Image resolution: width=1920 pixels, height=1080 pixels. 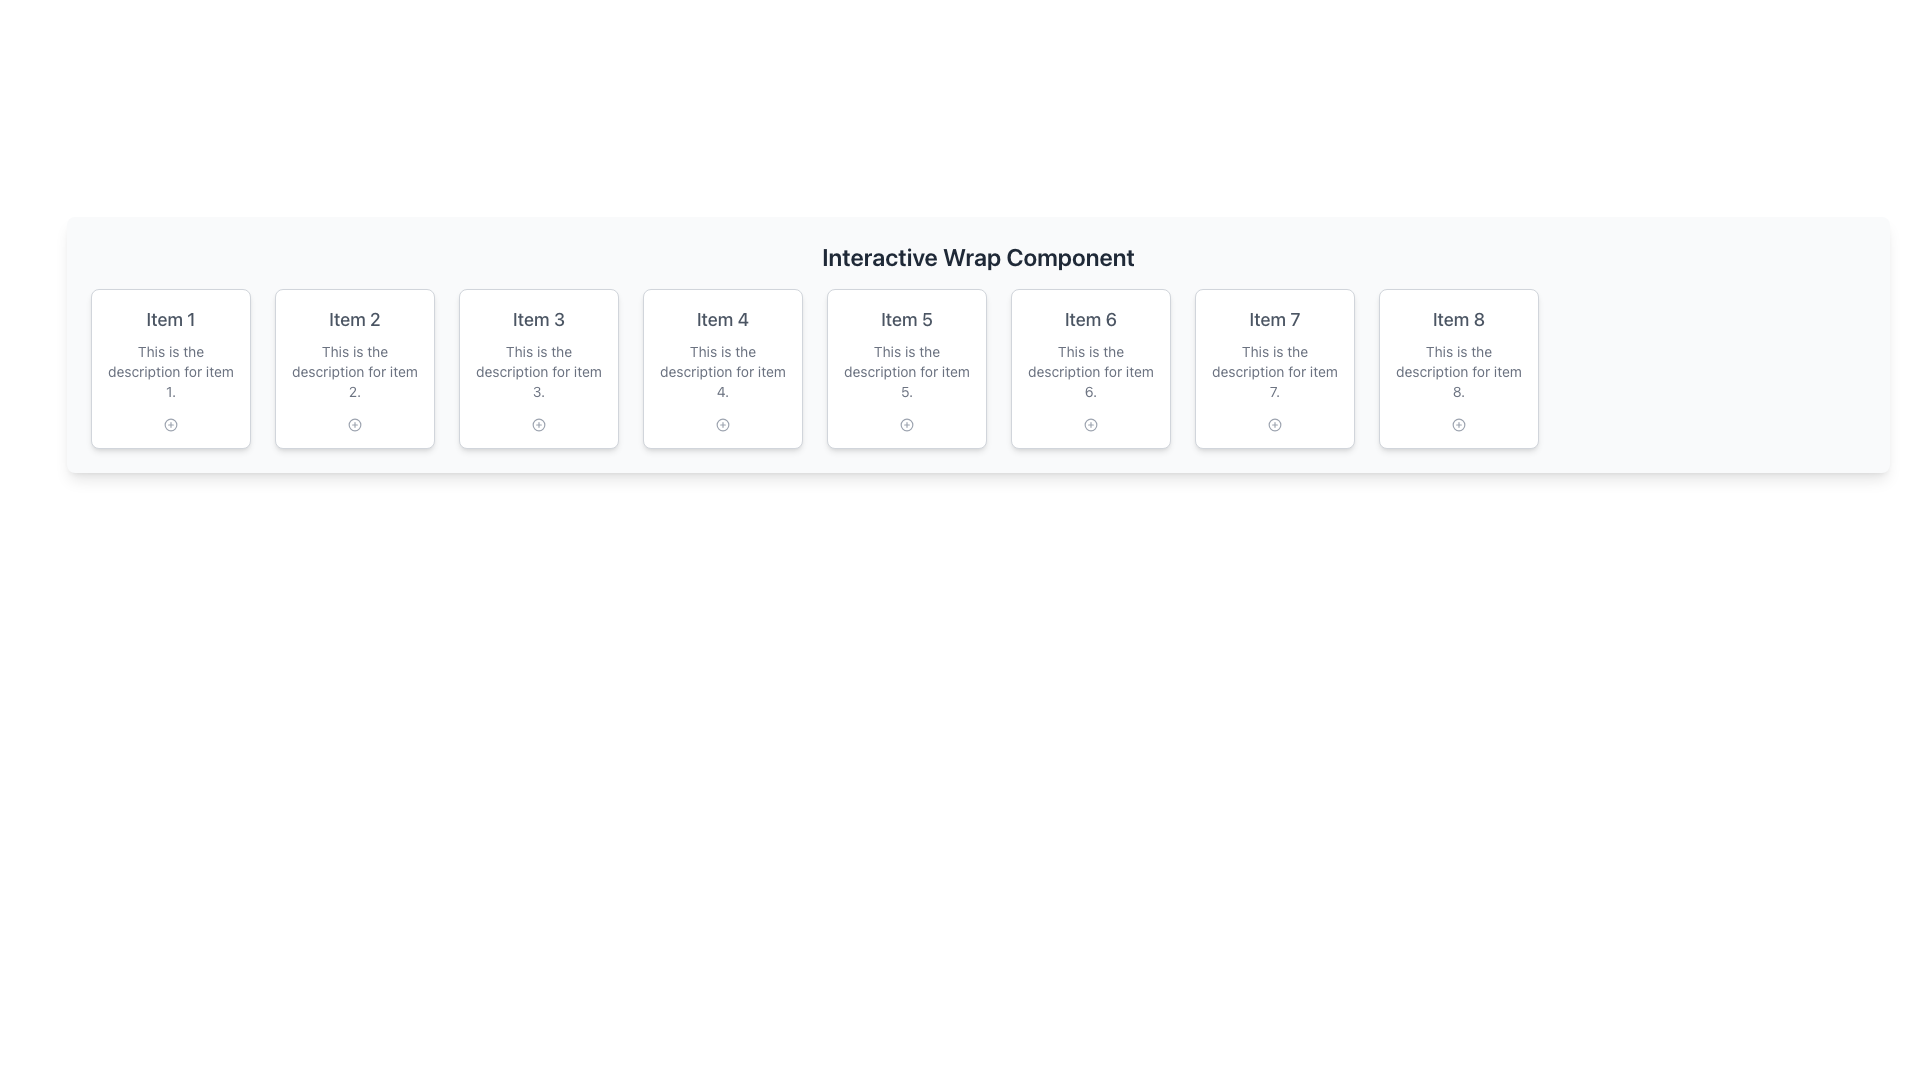 I want to click on the circular '+' icon button located at the bottom of the 'Item 6' card, so click(x=1089, y=423).